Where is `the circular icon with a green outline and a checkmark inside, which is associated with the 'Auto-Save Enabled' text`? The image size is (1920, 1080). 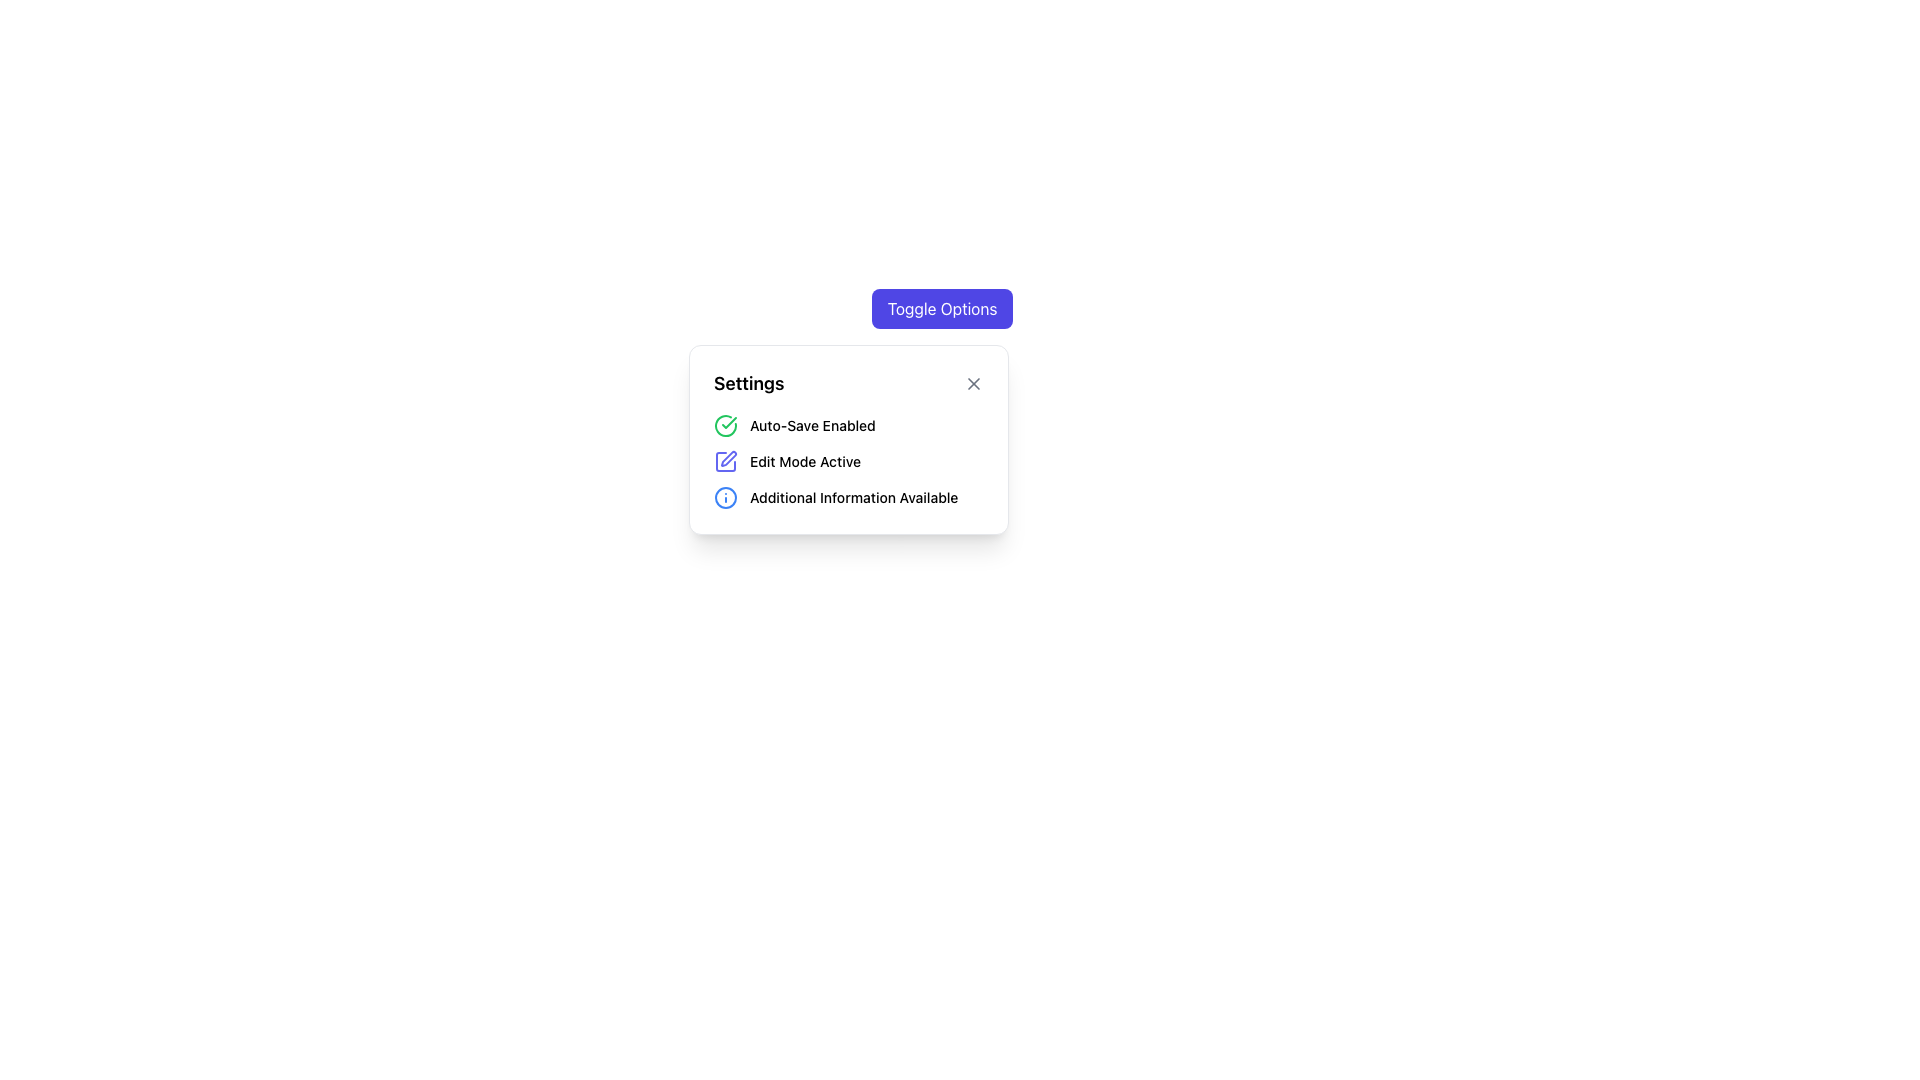 the circular icon with a green outline and a checkmark inside, which is associated with the 'Auto-Save Enabled' text is located at coordinates (724, 424).